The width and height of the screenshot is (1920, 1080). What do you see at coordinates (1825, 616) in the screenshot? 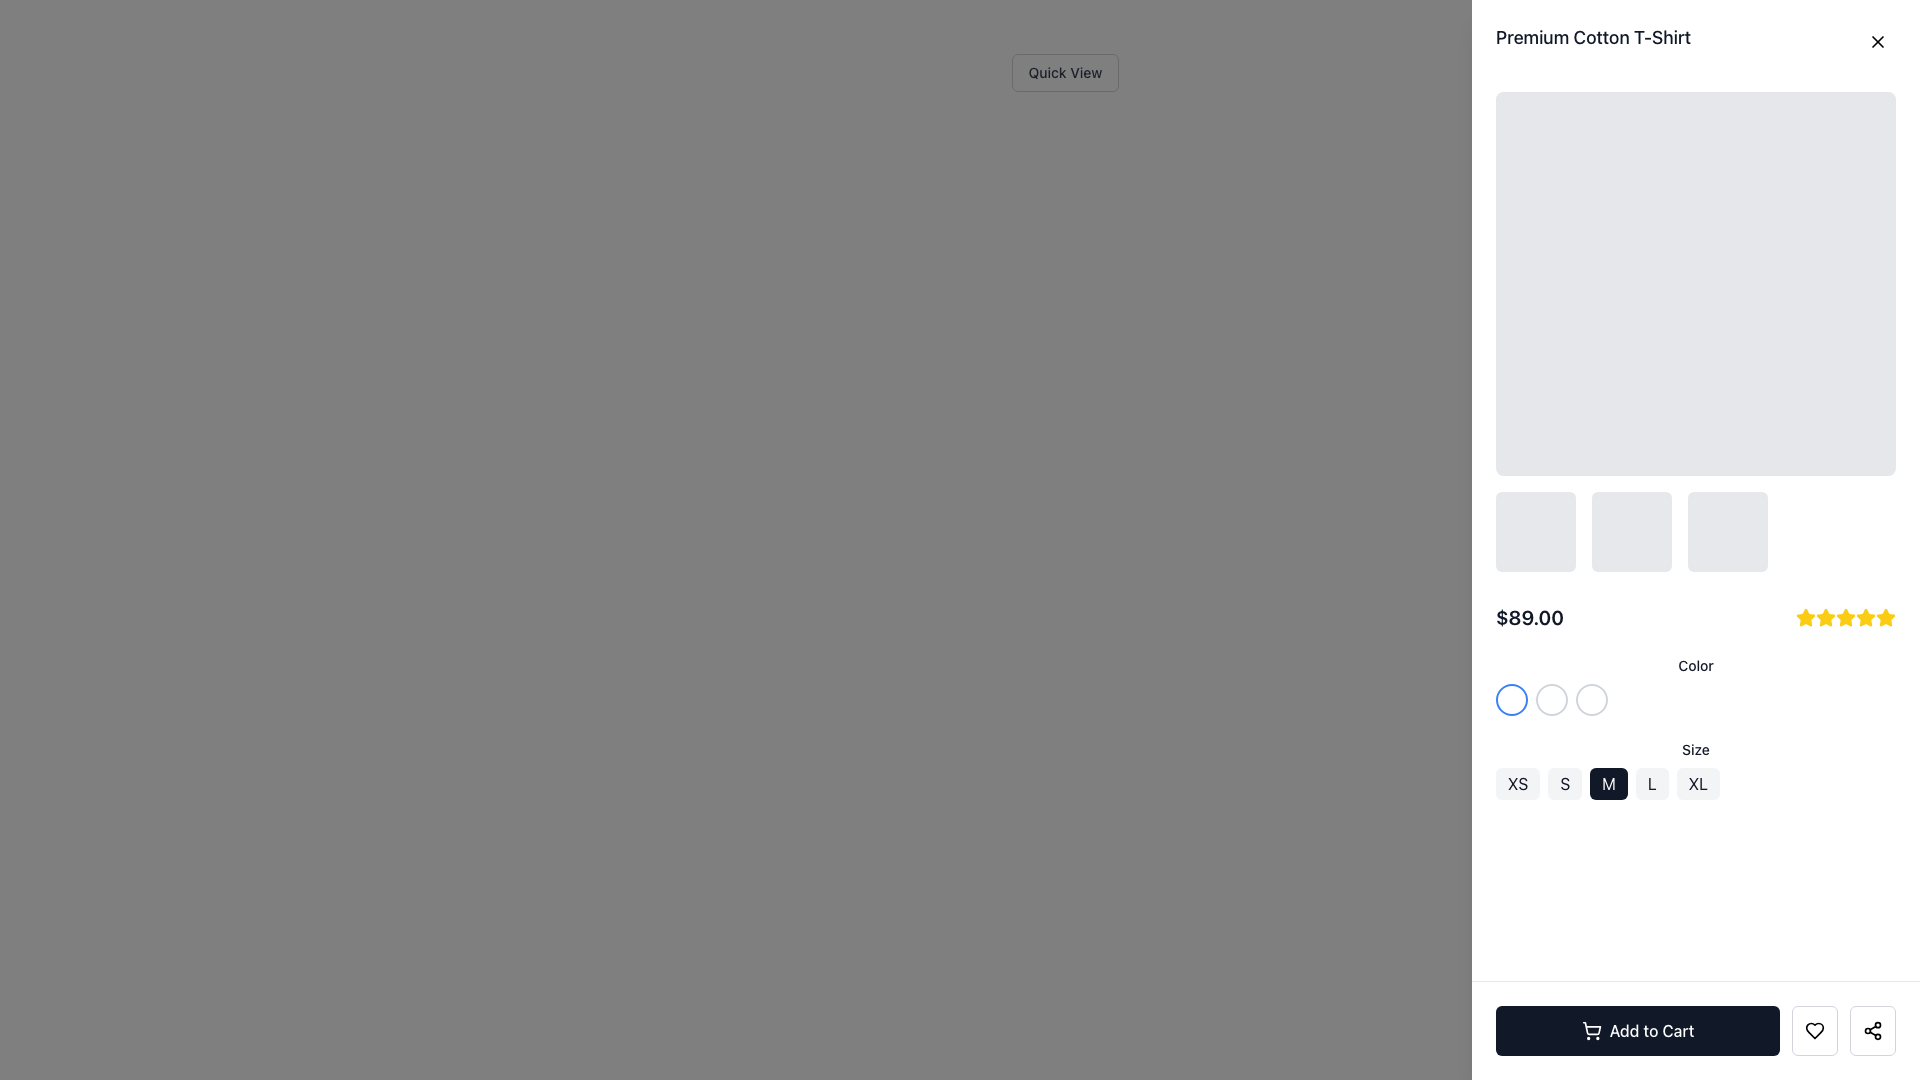
I see `the third yellow star icon` at bounding box center [1825, 616].